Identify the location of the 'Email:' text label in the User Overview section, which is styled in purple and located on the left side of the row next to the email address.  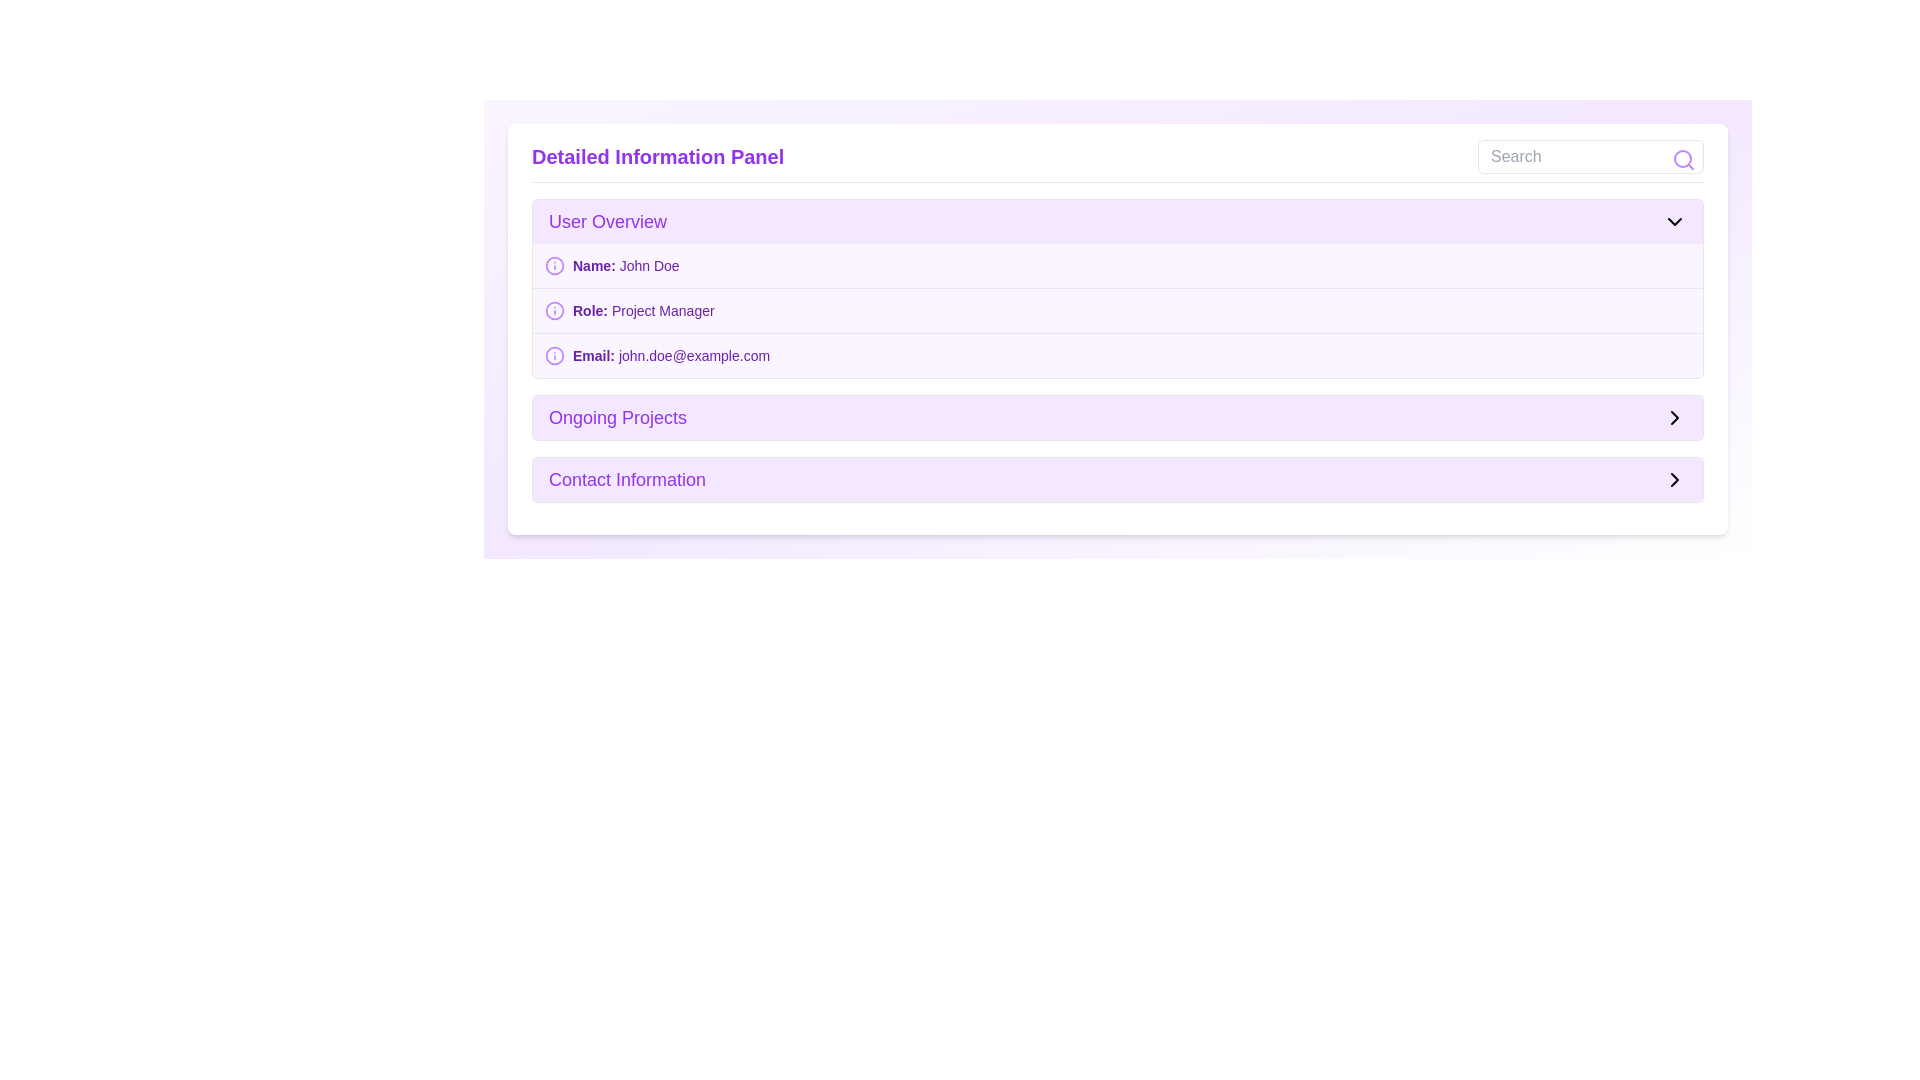
(593, 354).